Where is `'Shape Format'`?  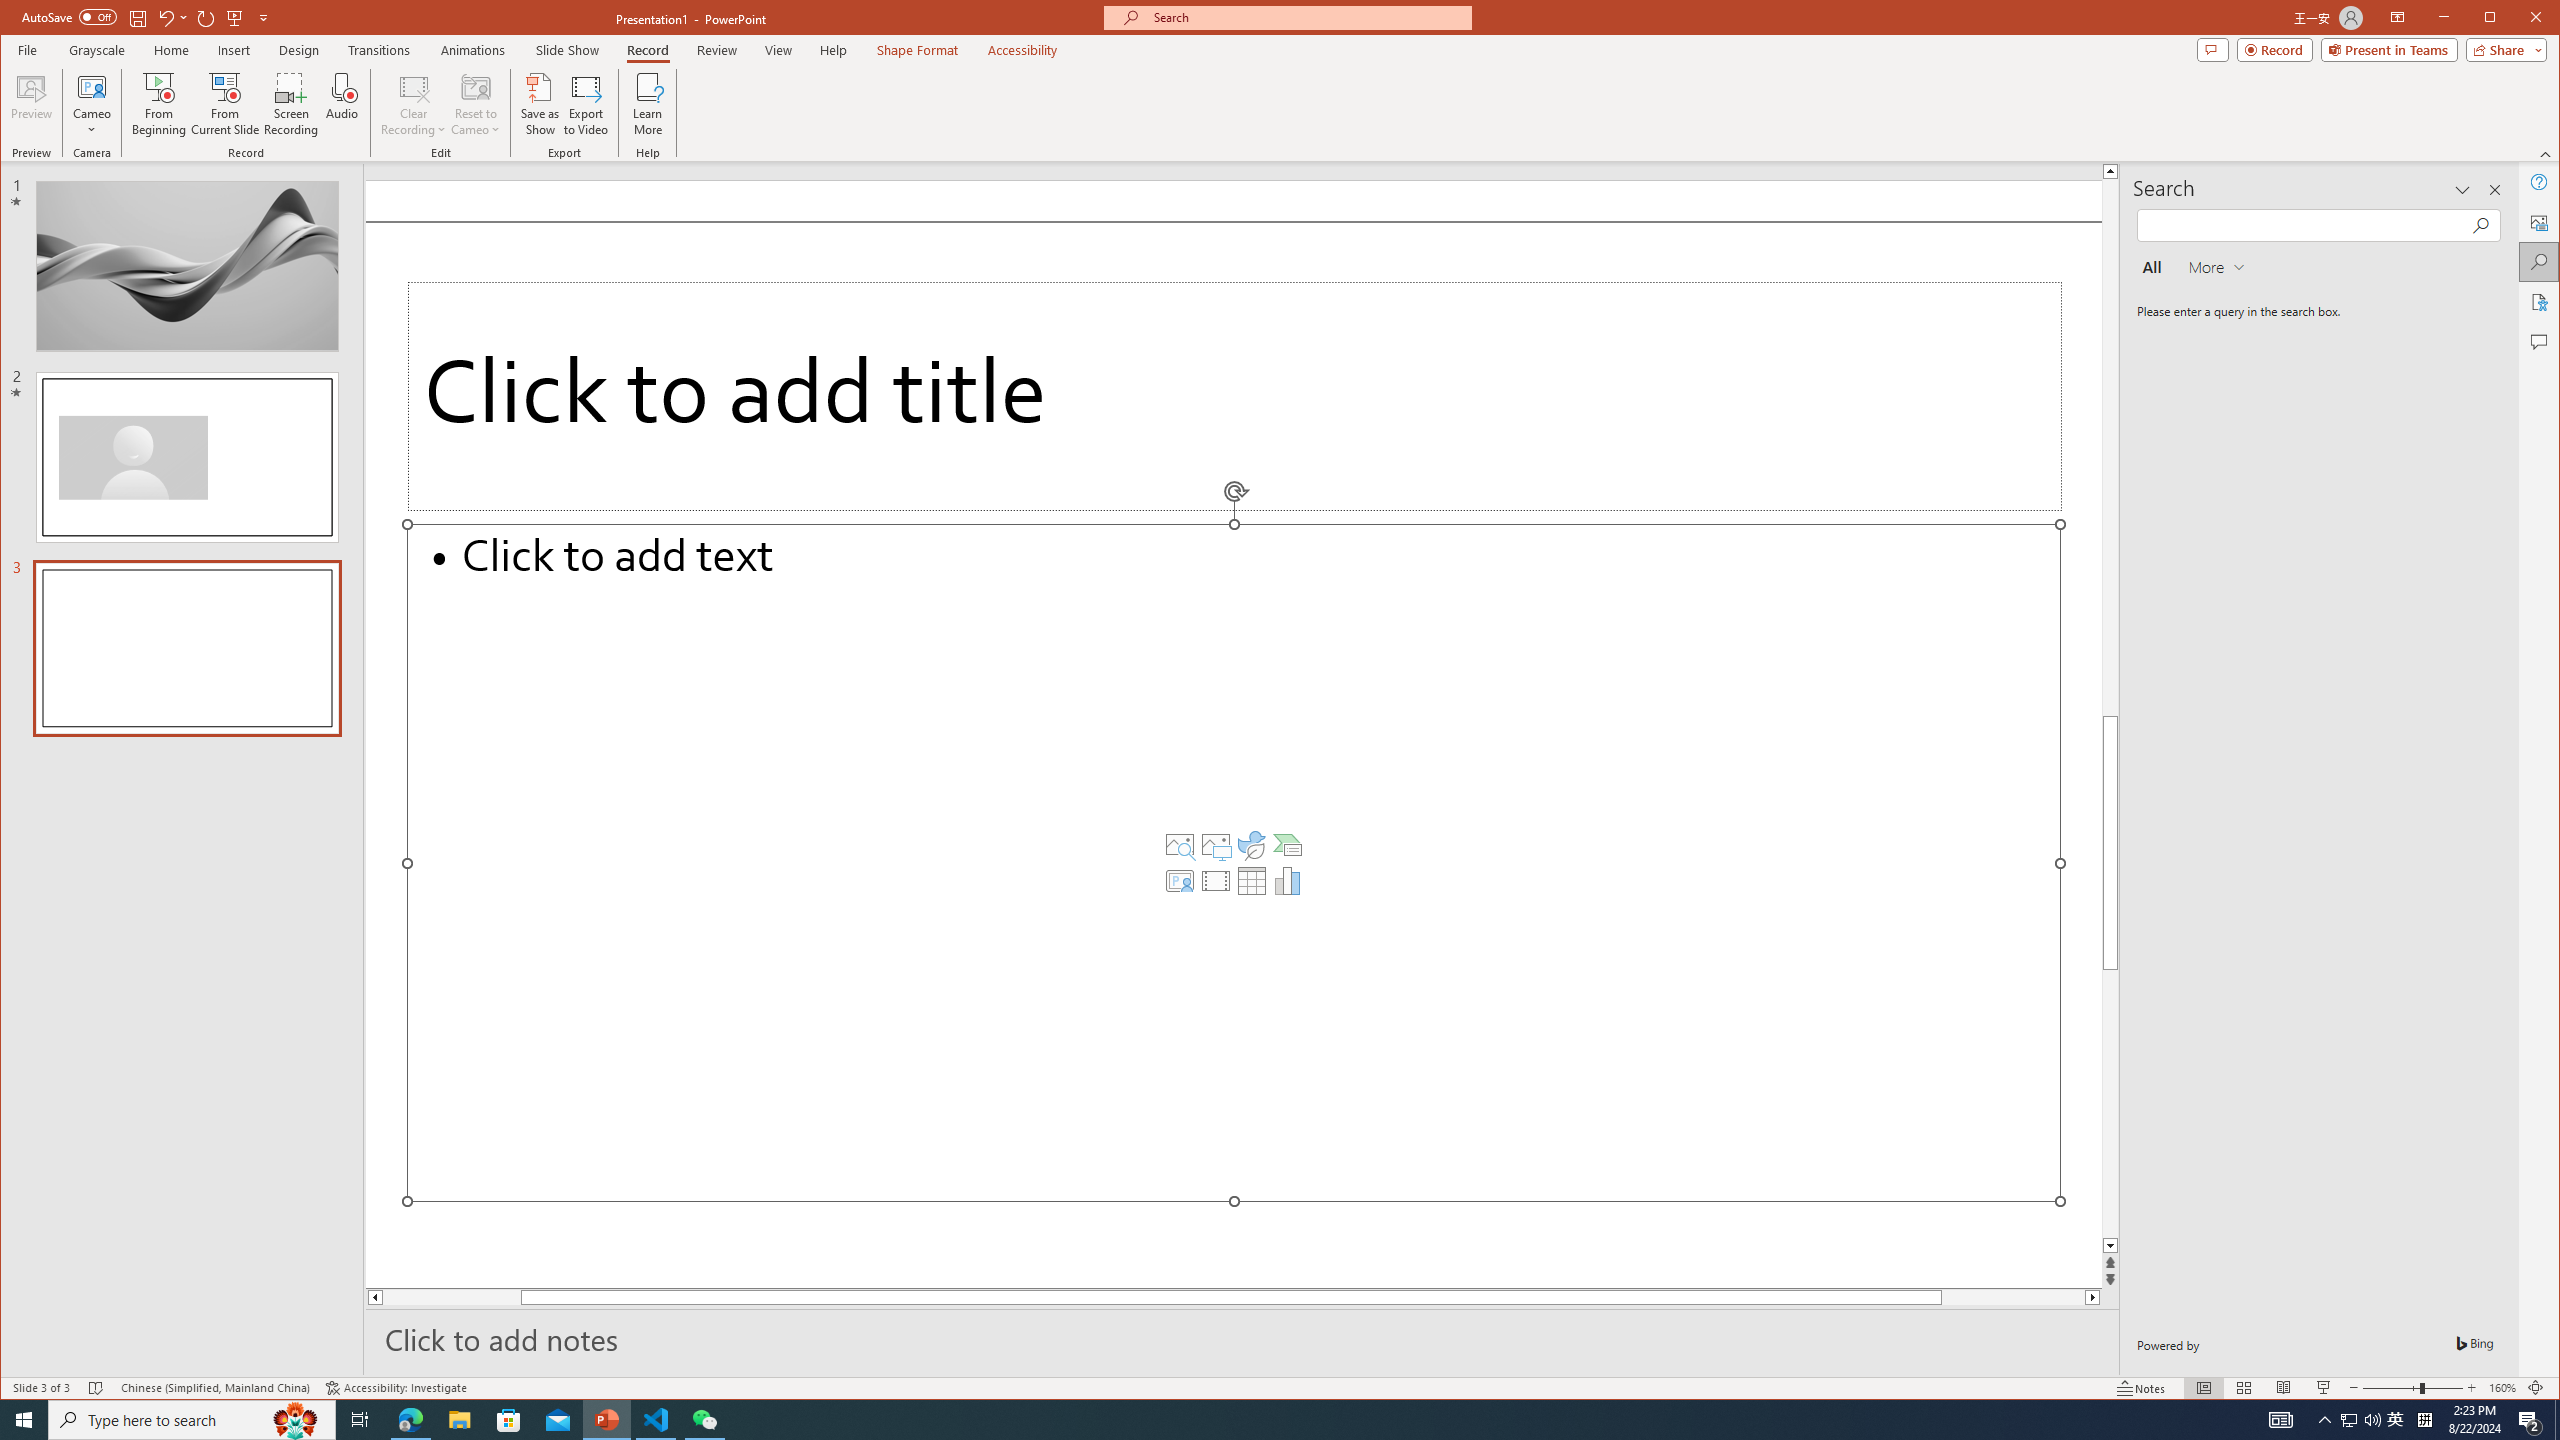 'Shape Format' is located at coordinates (917, 49).